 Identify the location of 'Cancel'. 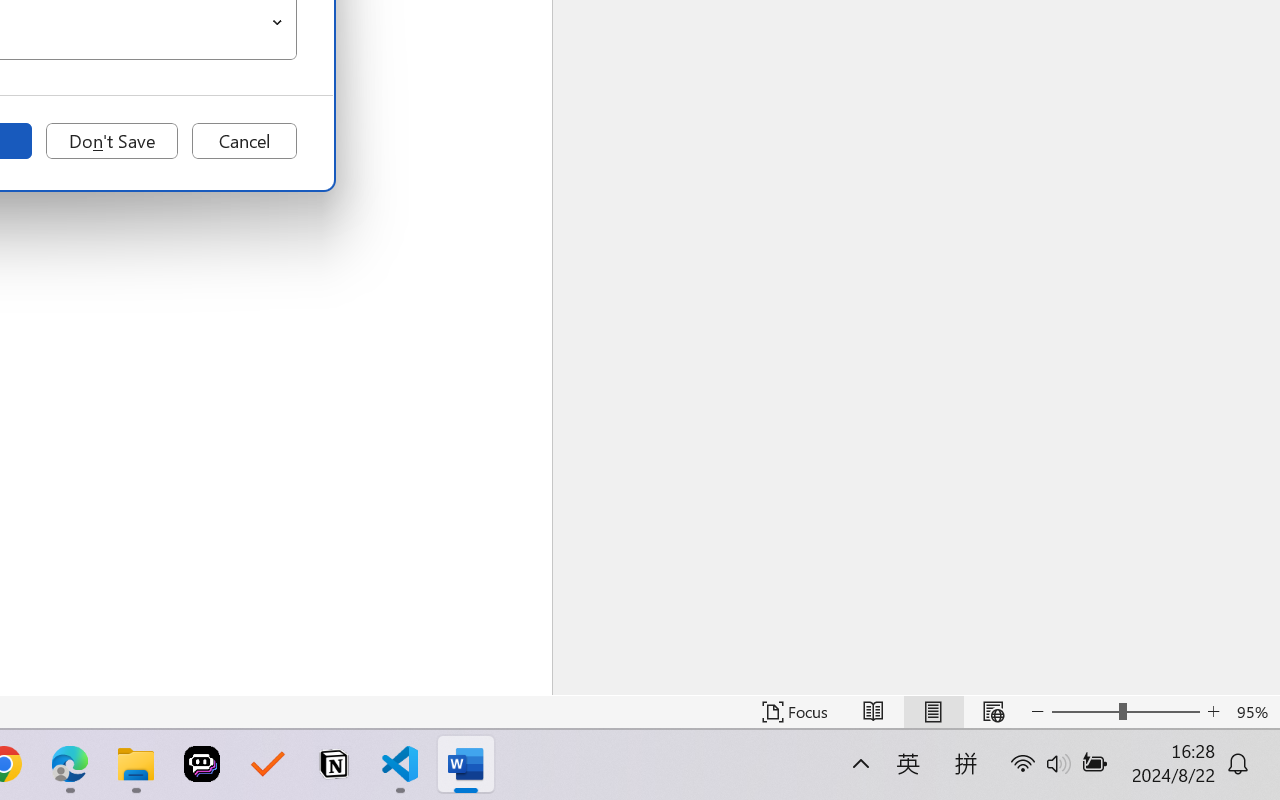
(243, 141).